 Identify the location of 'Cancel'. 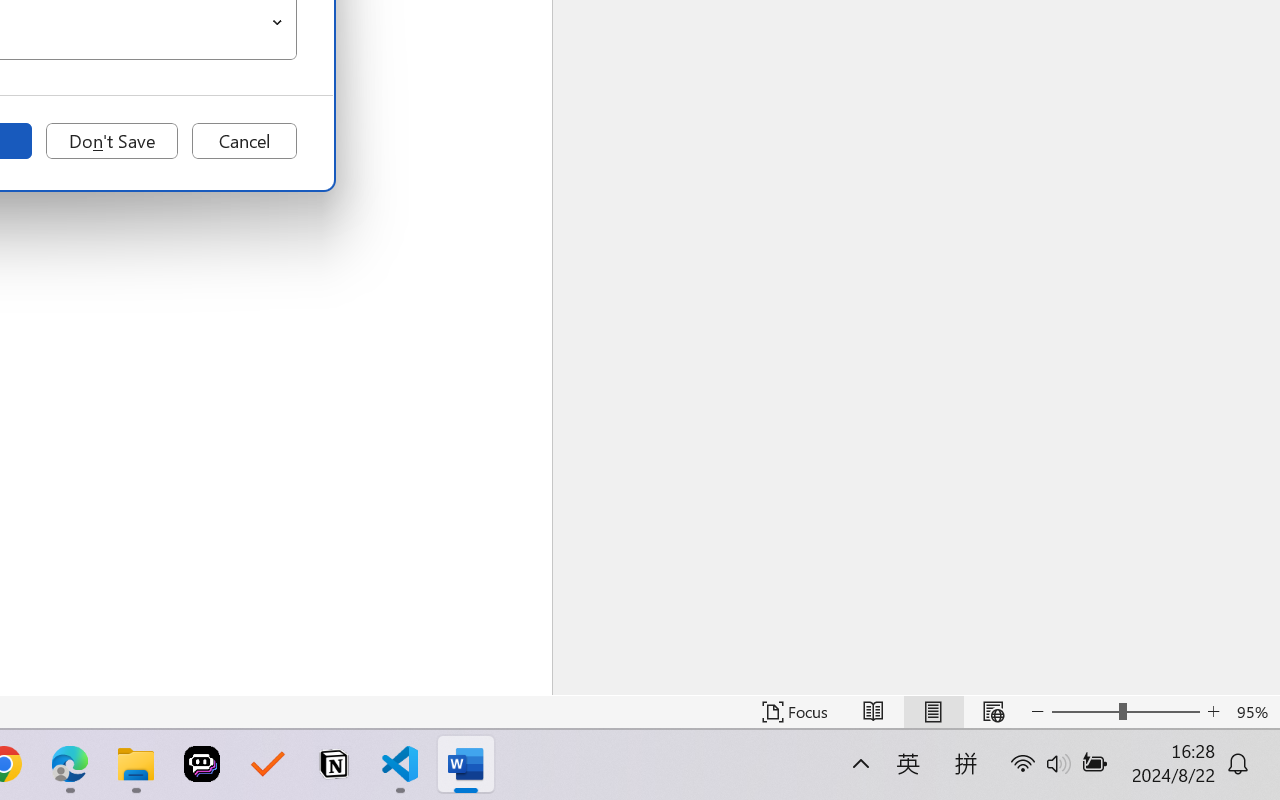
(243, 141).